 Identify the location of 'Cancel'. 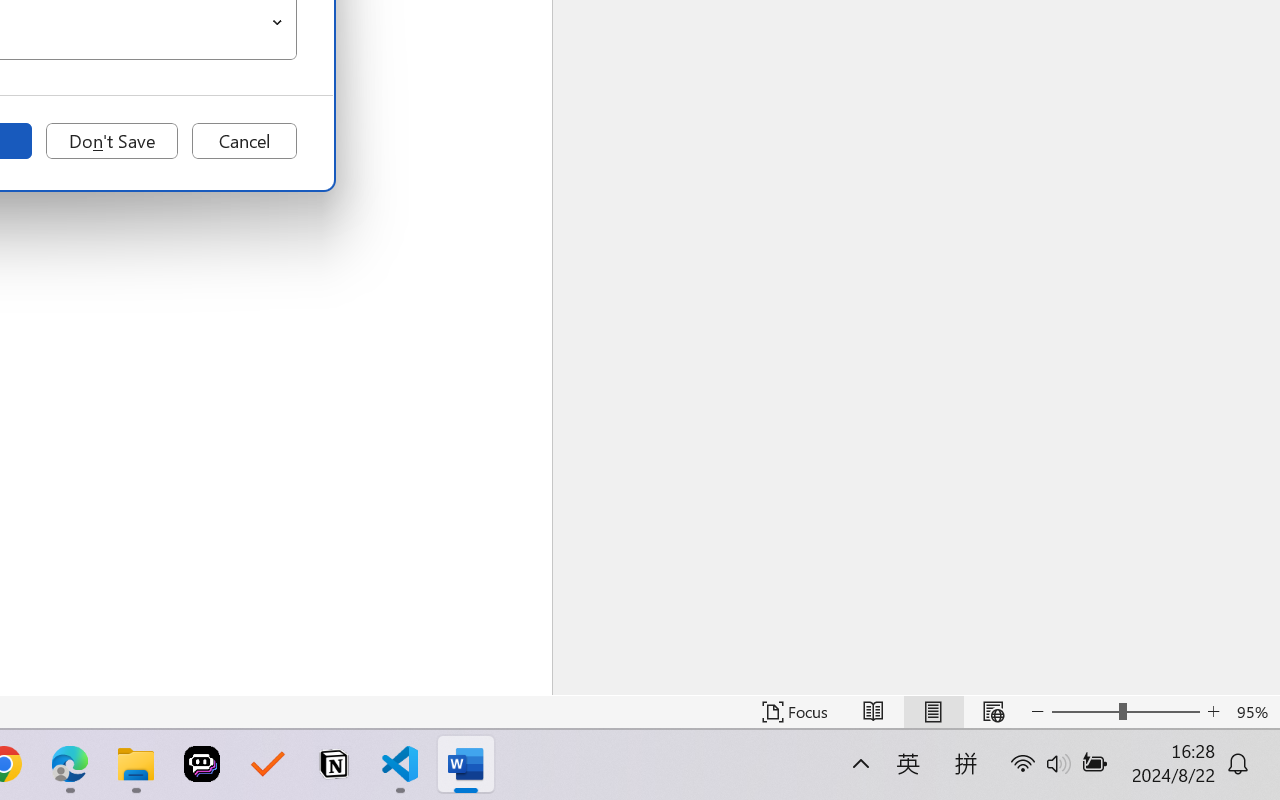
(243, 141).